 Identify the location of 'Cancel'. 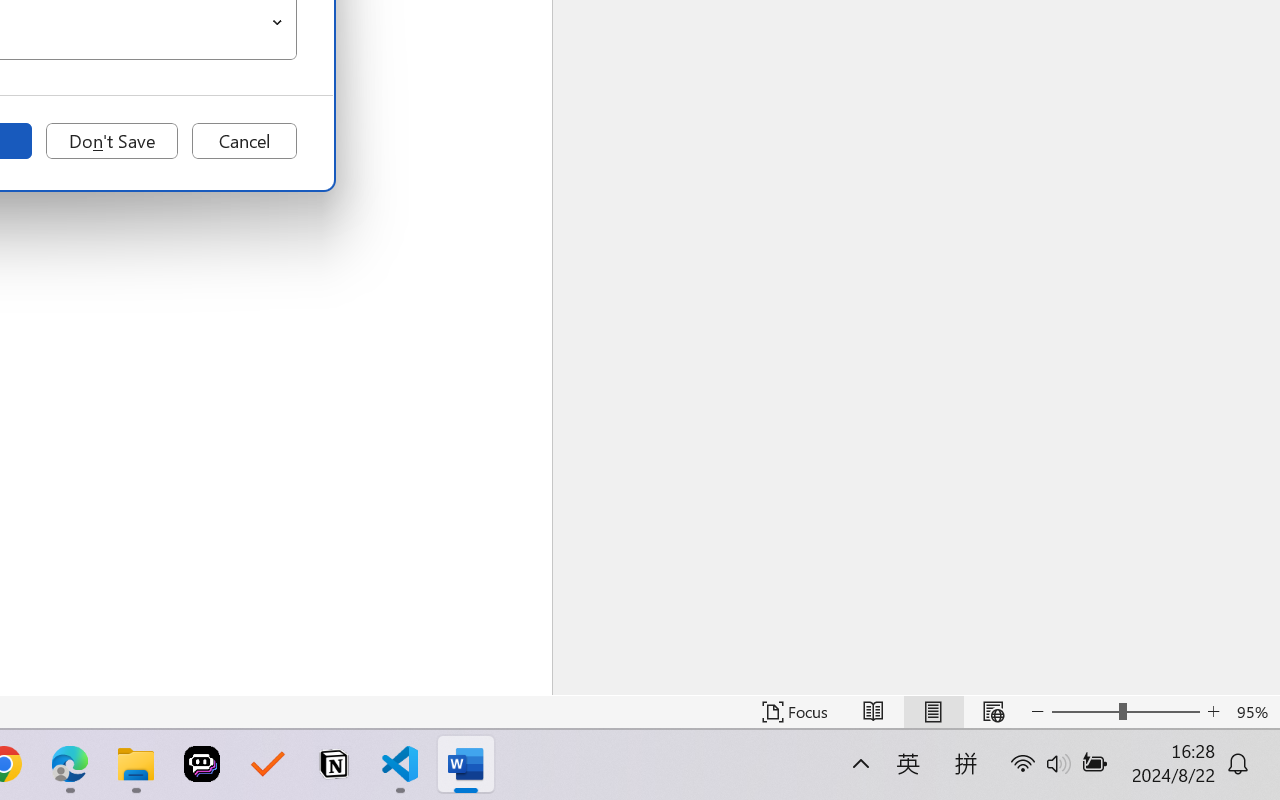
(243, 141).